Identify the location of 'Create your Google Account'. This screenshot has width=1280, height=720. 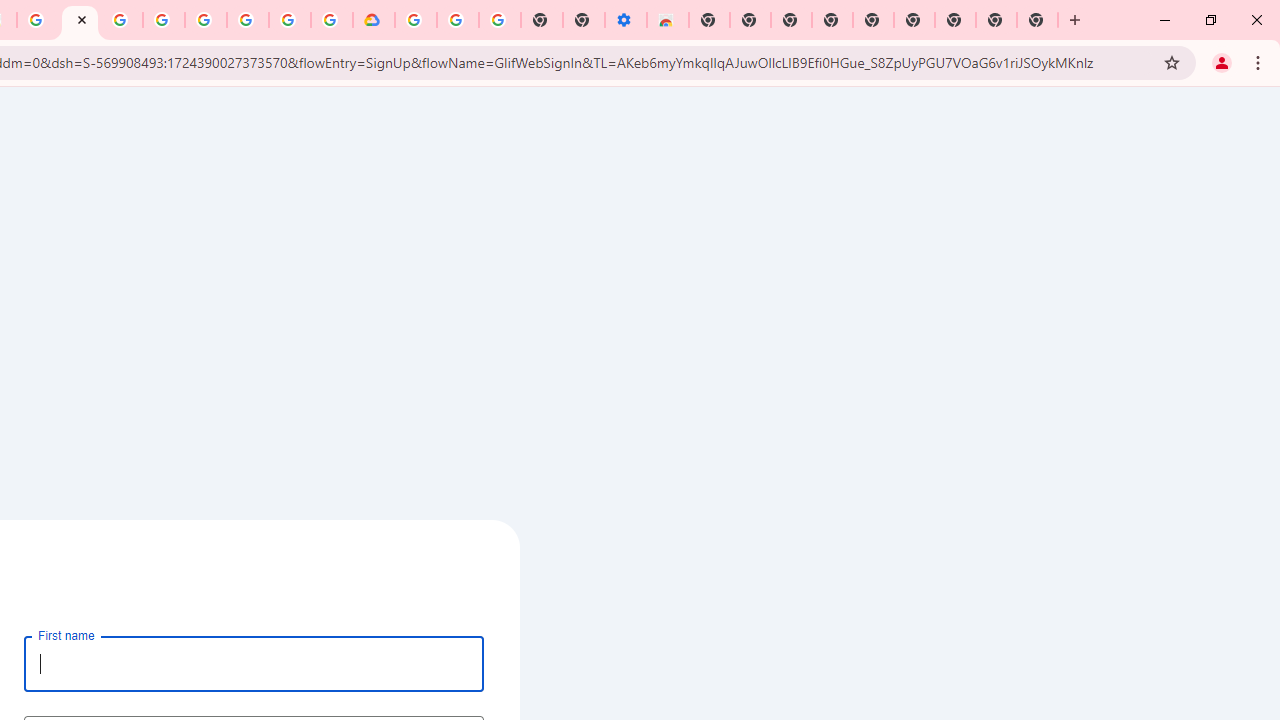
(288, 20).